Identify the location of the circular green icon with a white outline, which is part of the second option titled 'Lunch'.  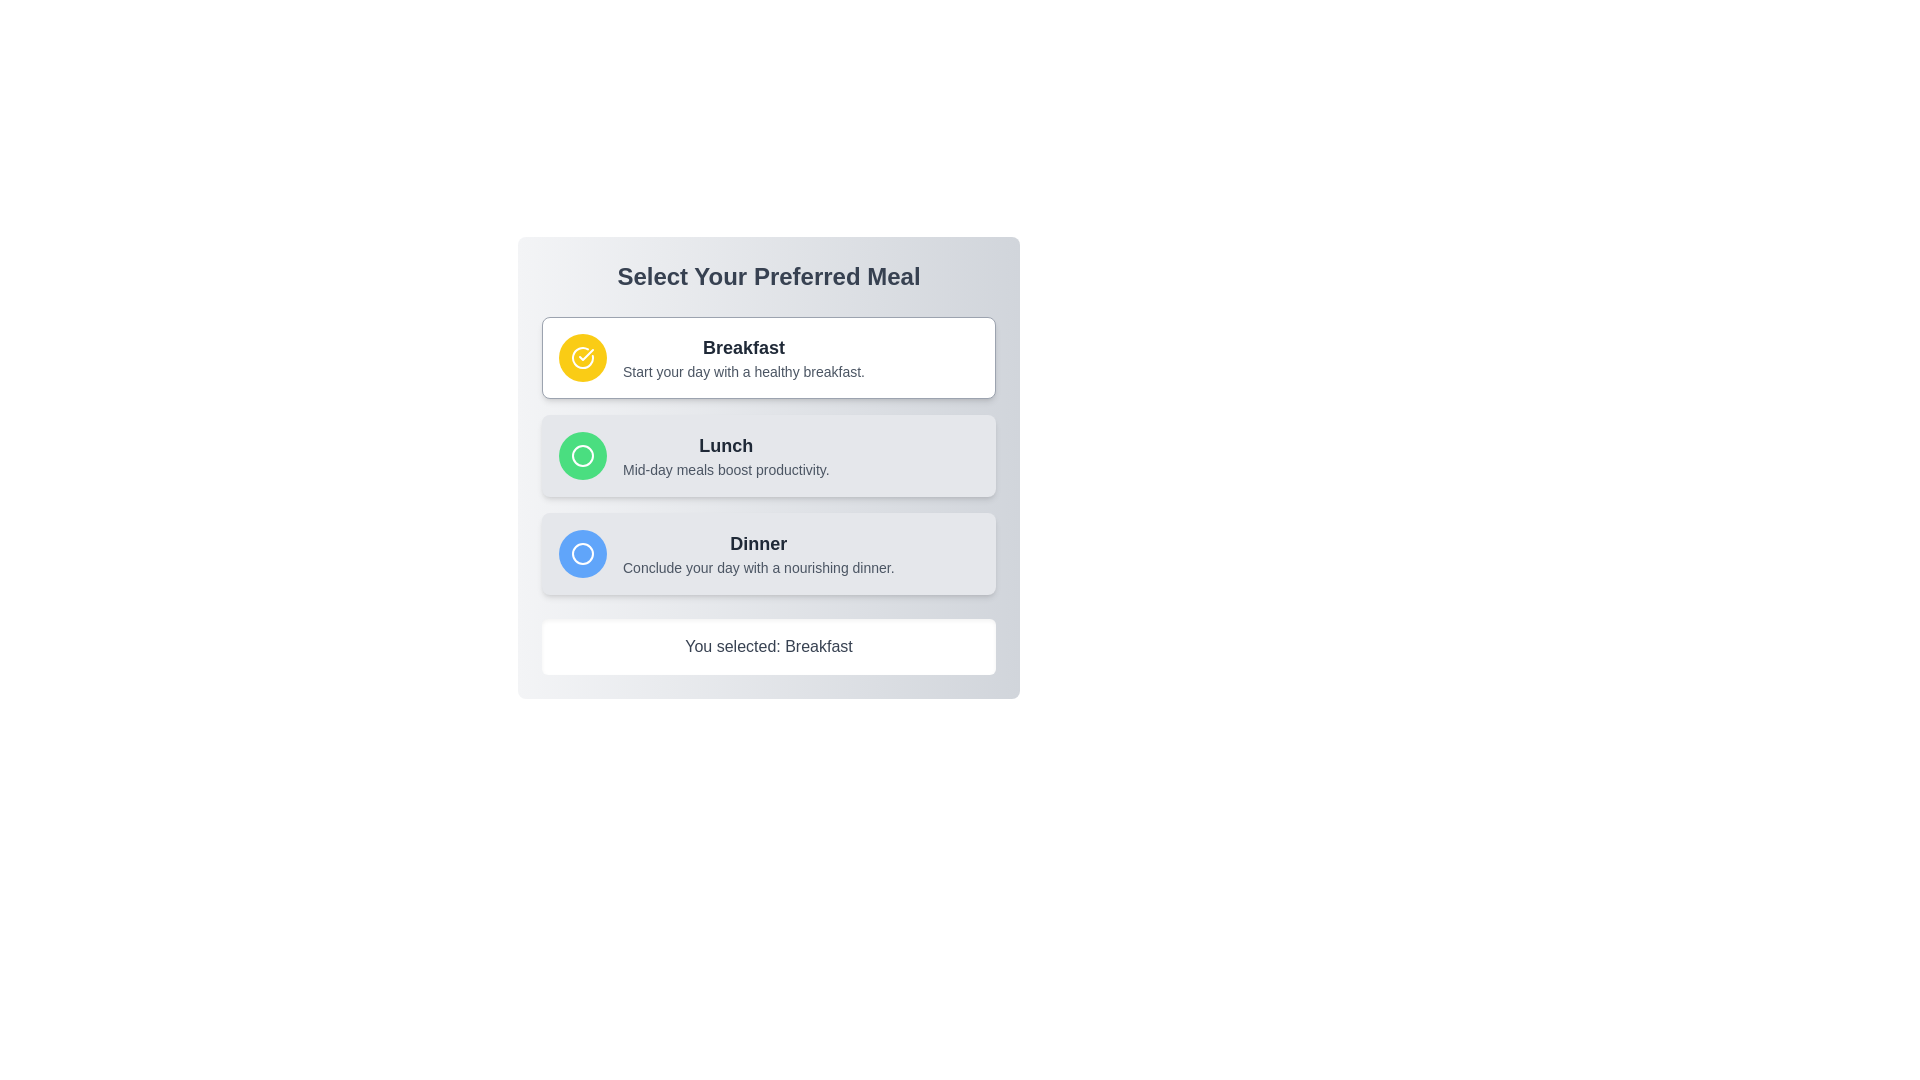
(581, 455).